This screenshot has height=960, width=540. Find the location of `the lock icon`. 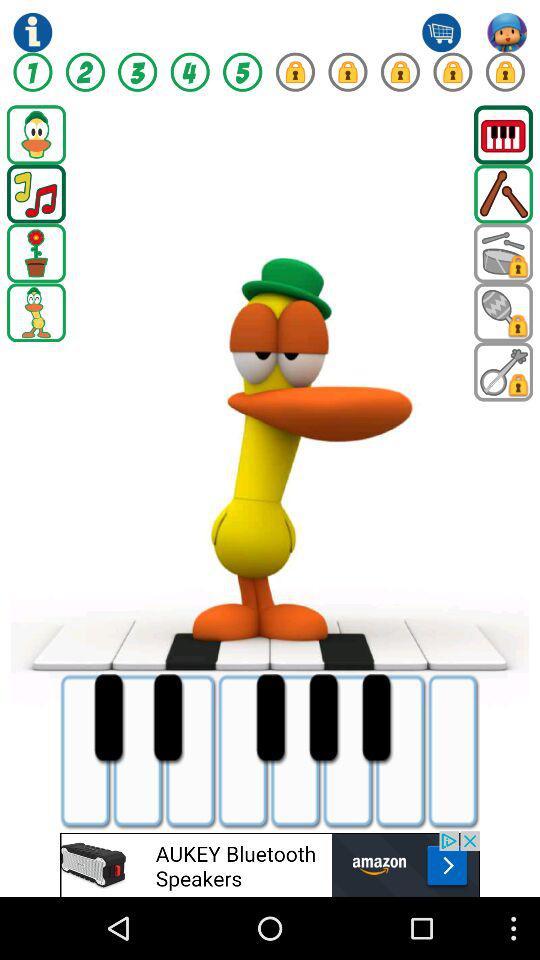

the lock icon is located at coordinates (346, 77).